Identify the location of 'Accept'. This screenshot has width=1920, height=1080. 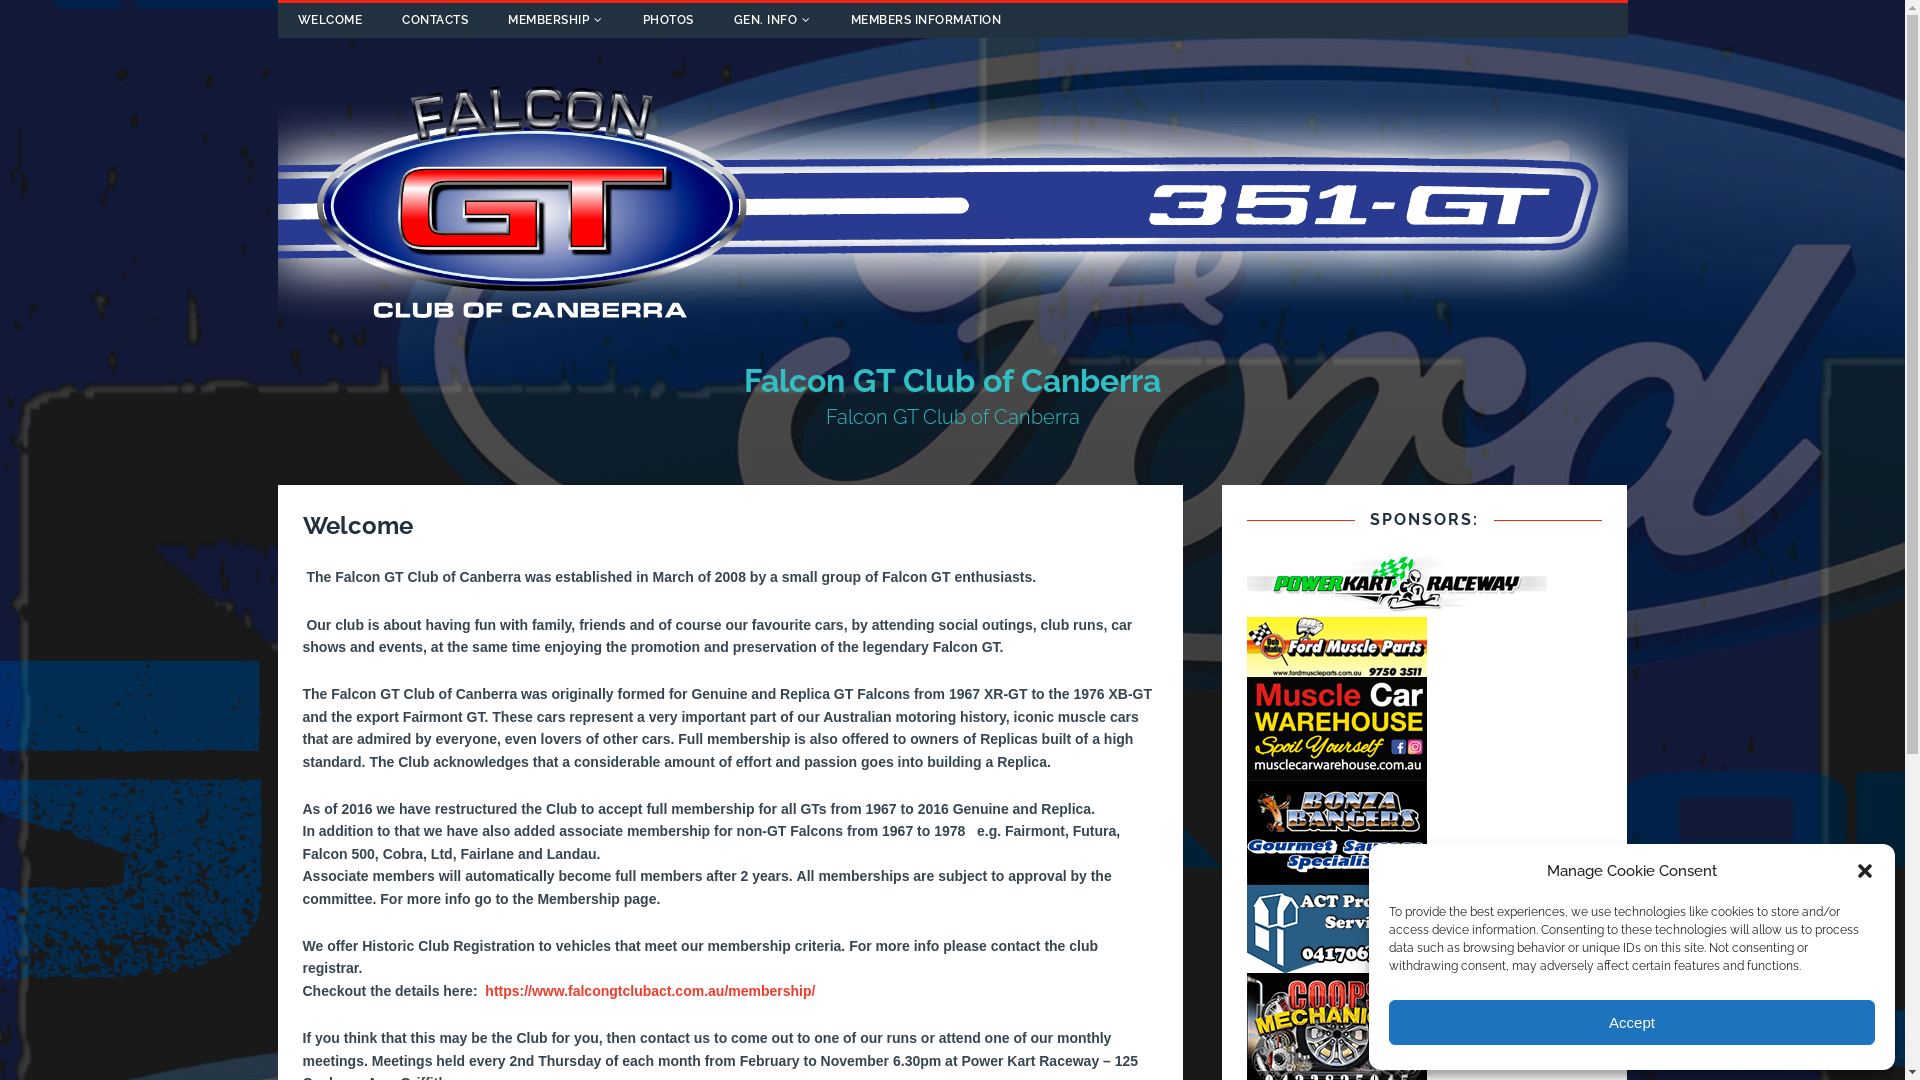
(1632, 1022).